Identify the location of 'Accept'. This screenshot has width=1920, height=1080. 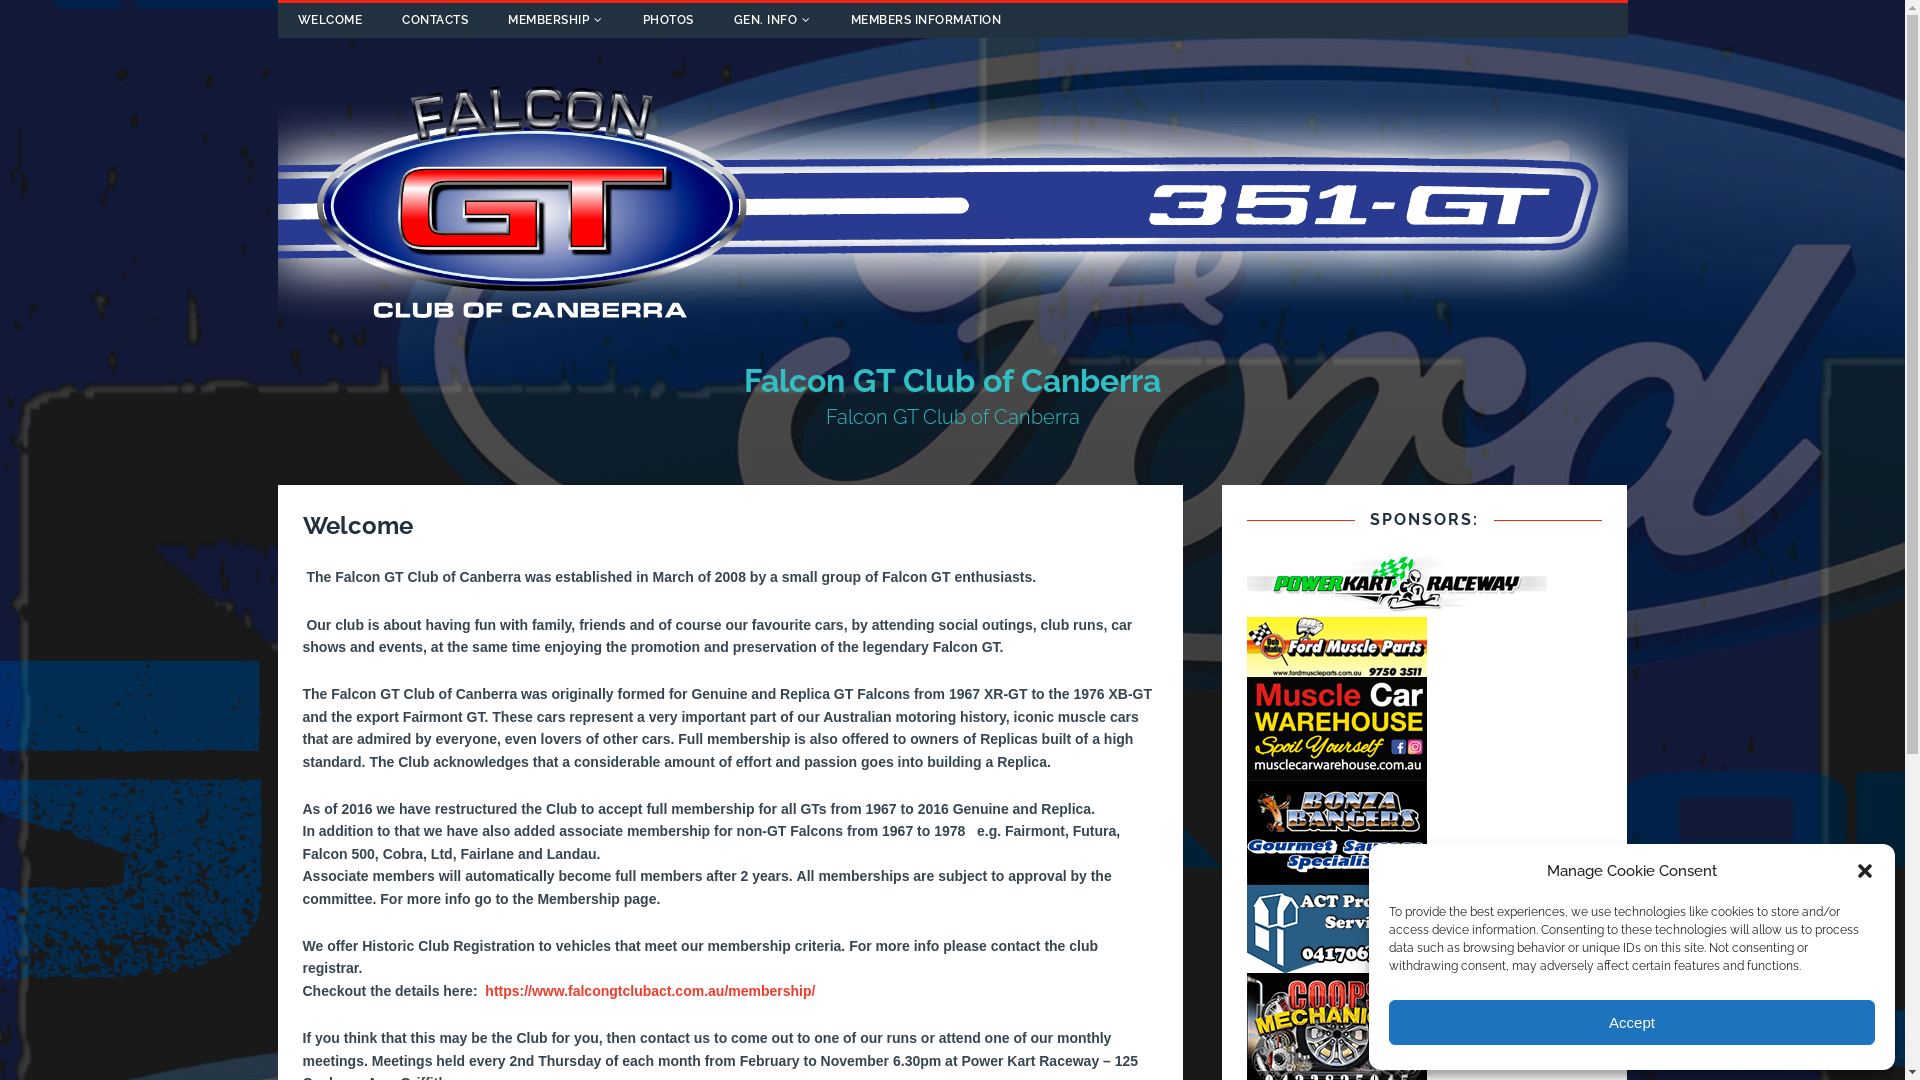
(1632, 1022).